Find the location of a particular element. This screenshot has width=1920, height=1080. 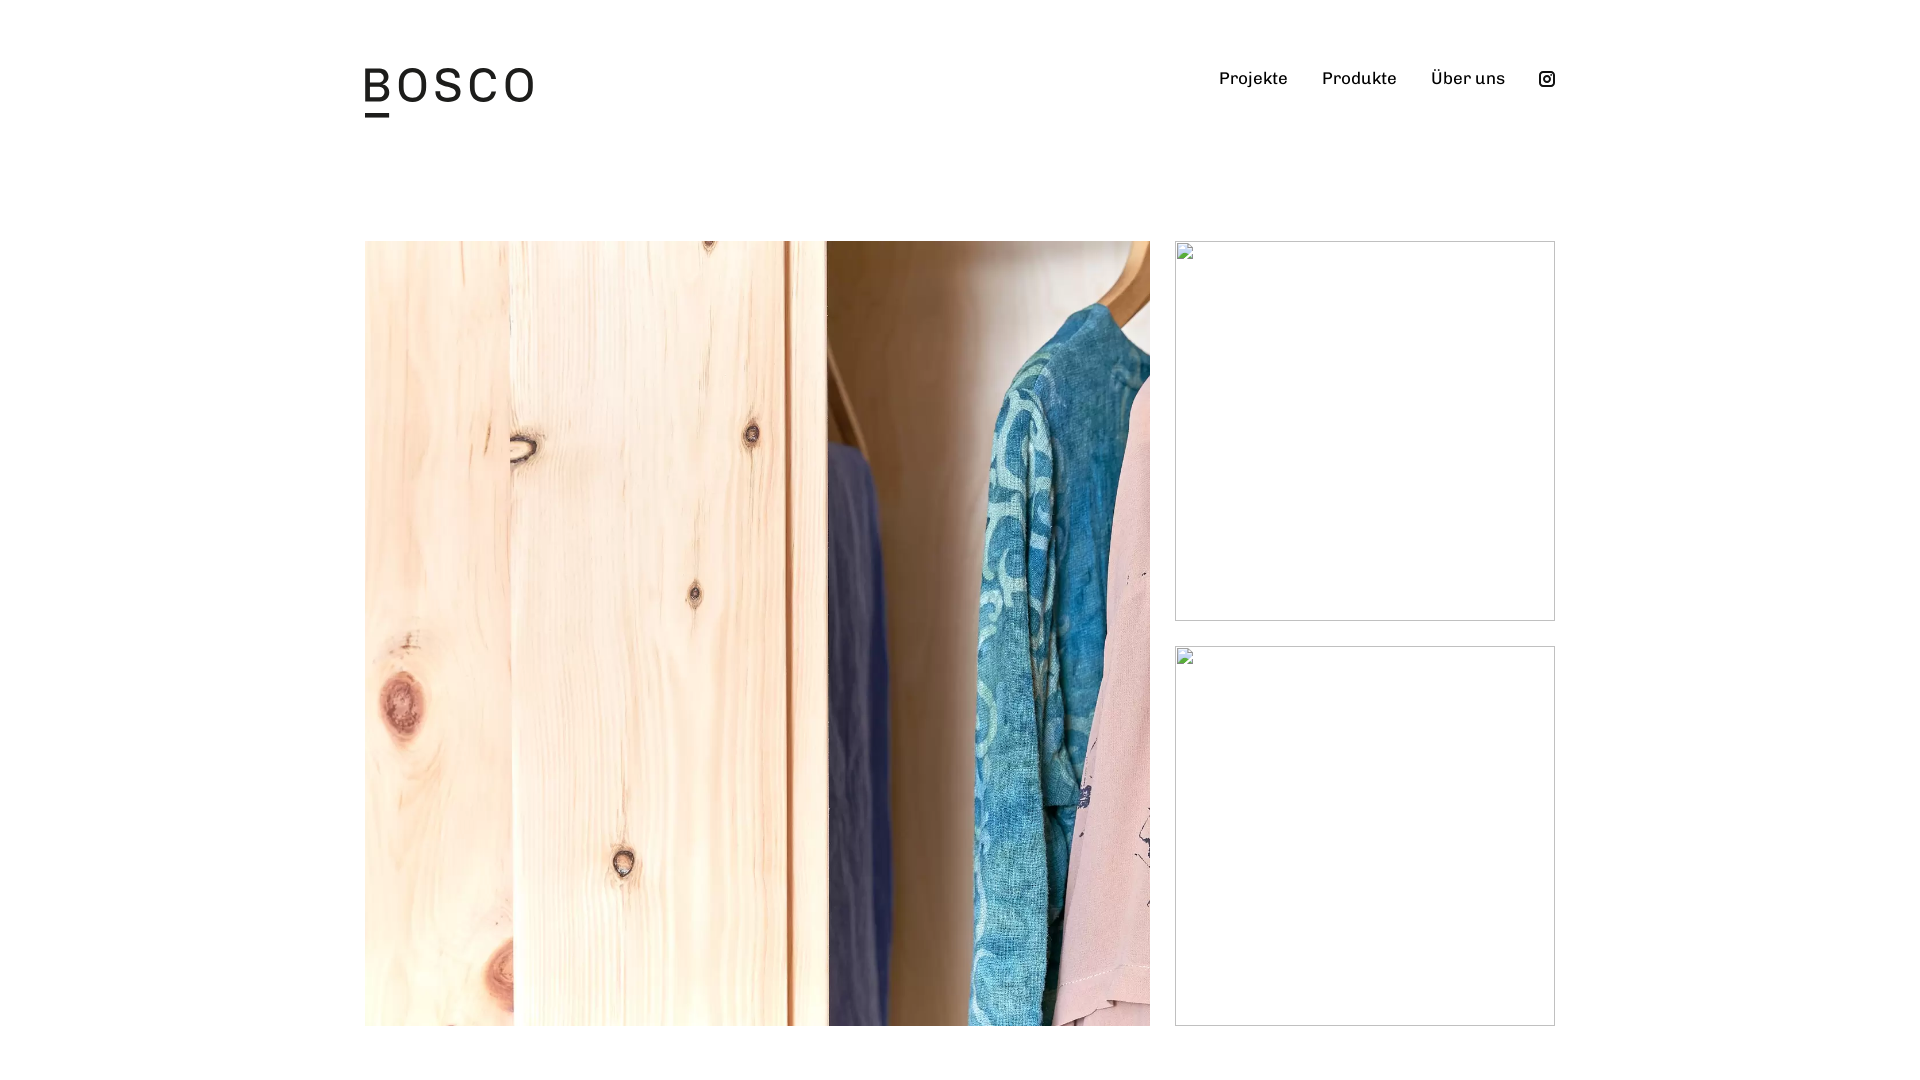

'Produkte' is located at coordinates (1305, 95).